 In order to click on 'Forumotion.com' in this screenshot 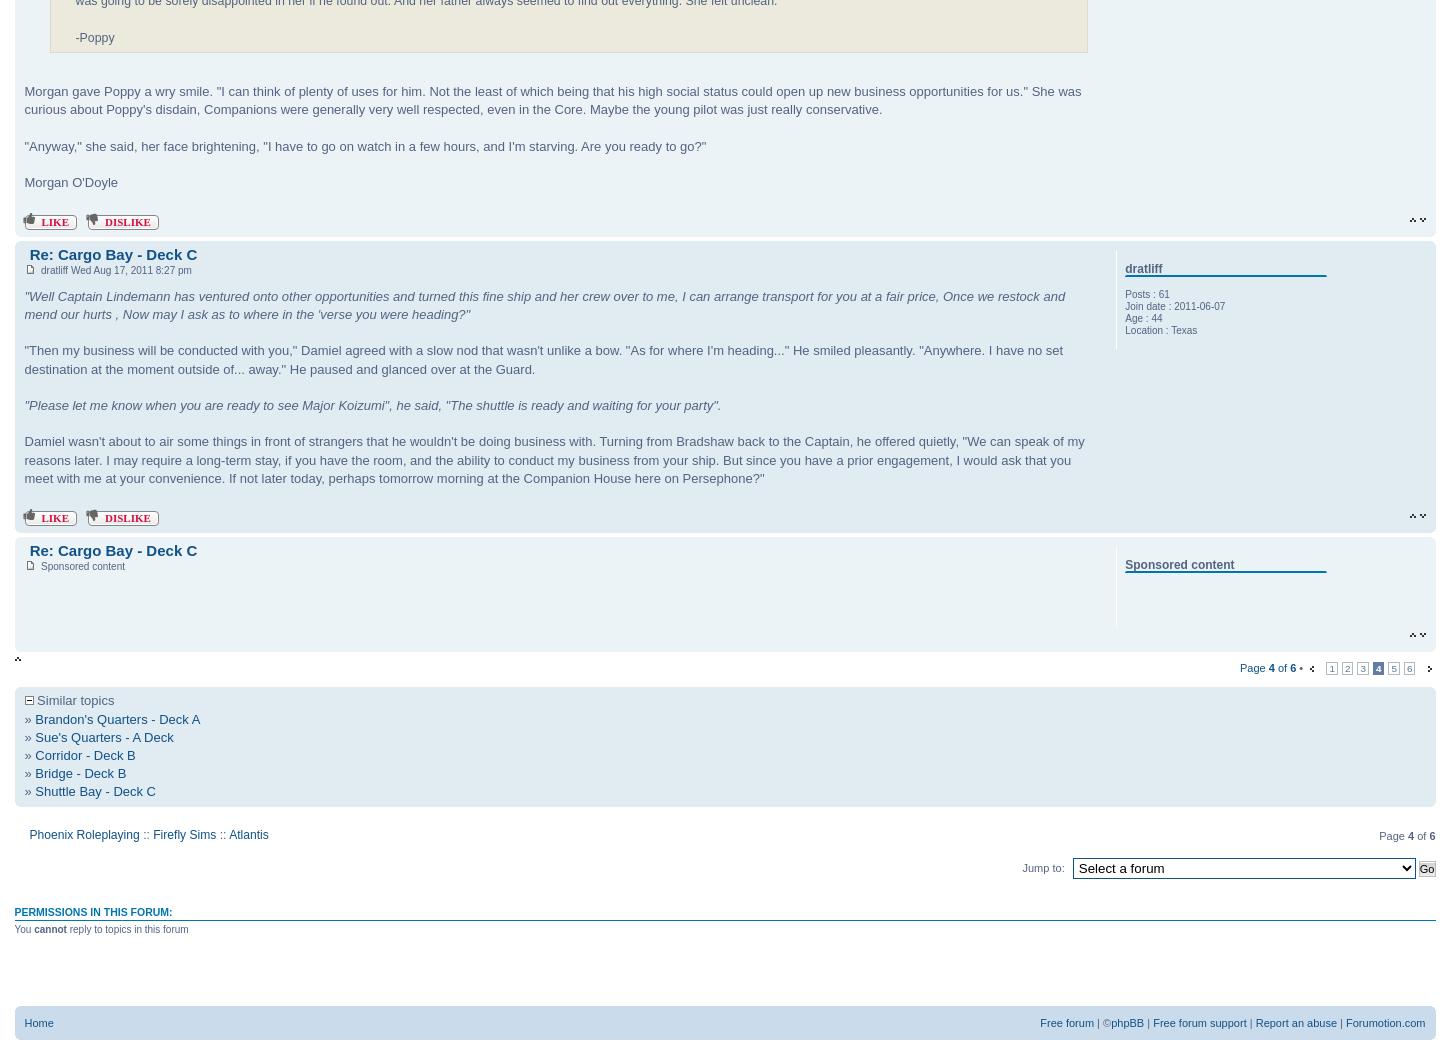, I will do `click(1345, 1021)`.